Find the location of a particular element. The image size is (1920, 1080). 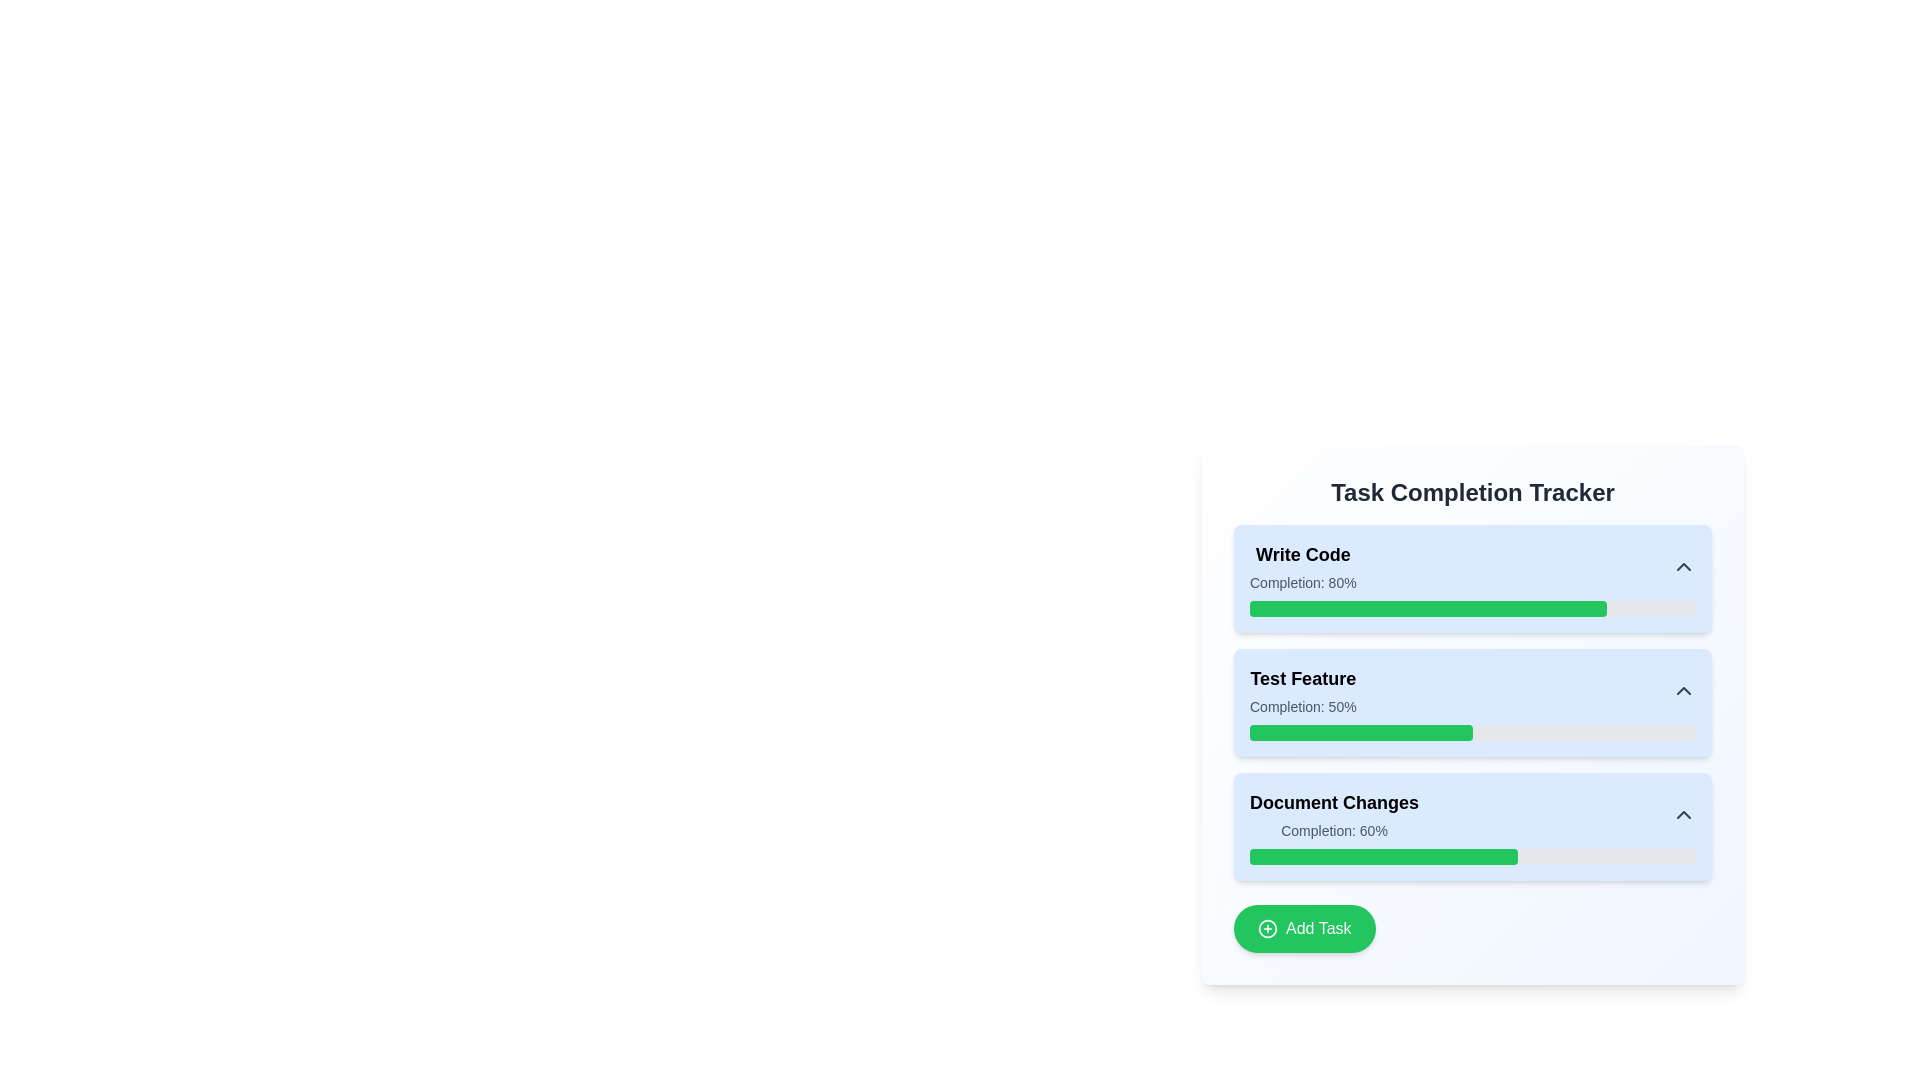

the green progress bar segment indicating 60% completion in the 'Document Changes' section of the 'Task Completion Tracker' interface is located at coordinates (1382, 855).